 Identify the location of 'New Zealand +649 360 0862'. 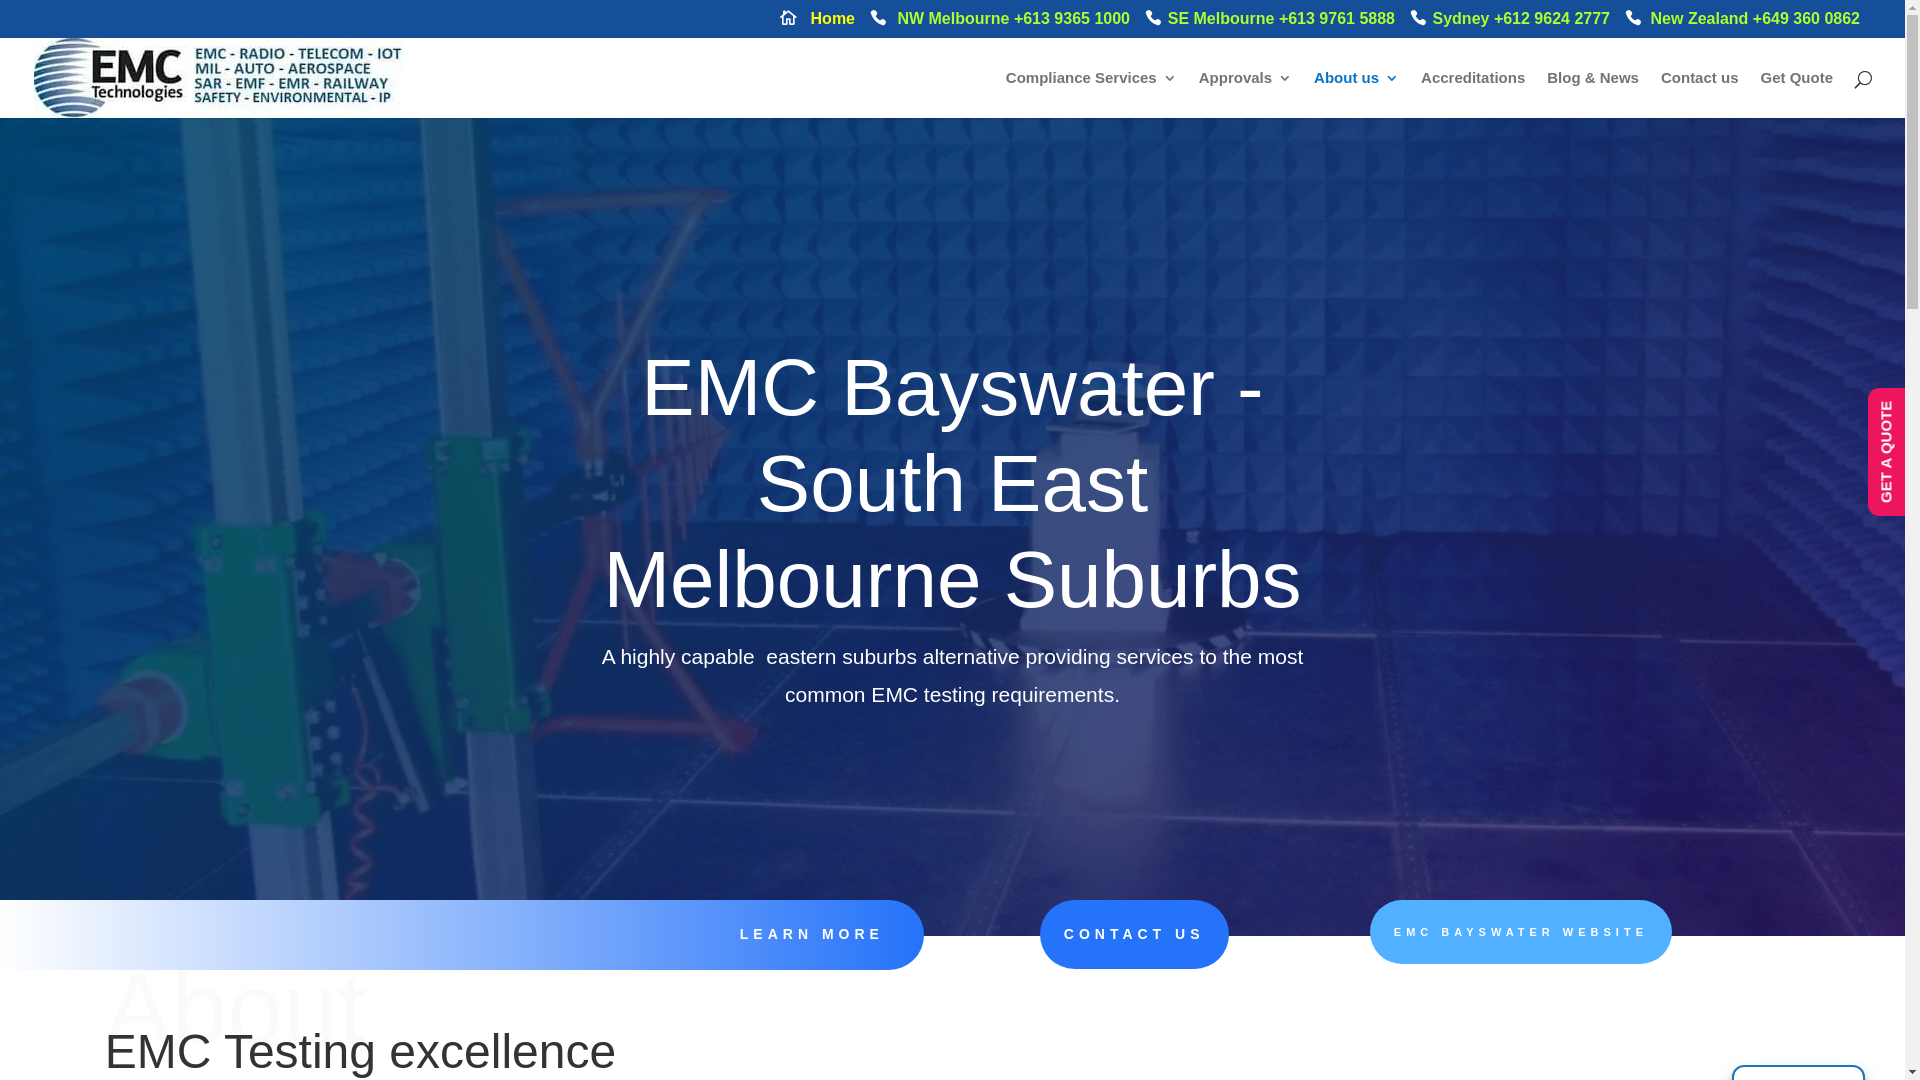
(1741, 24).